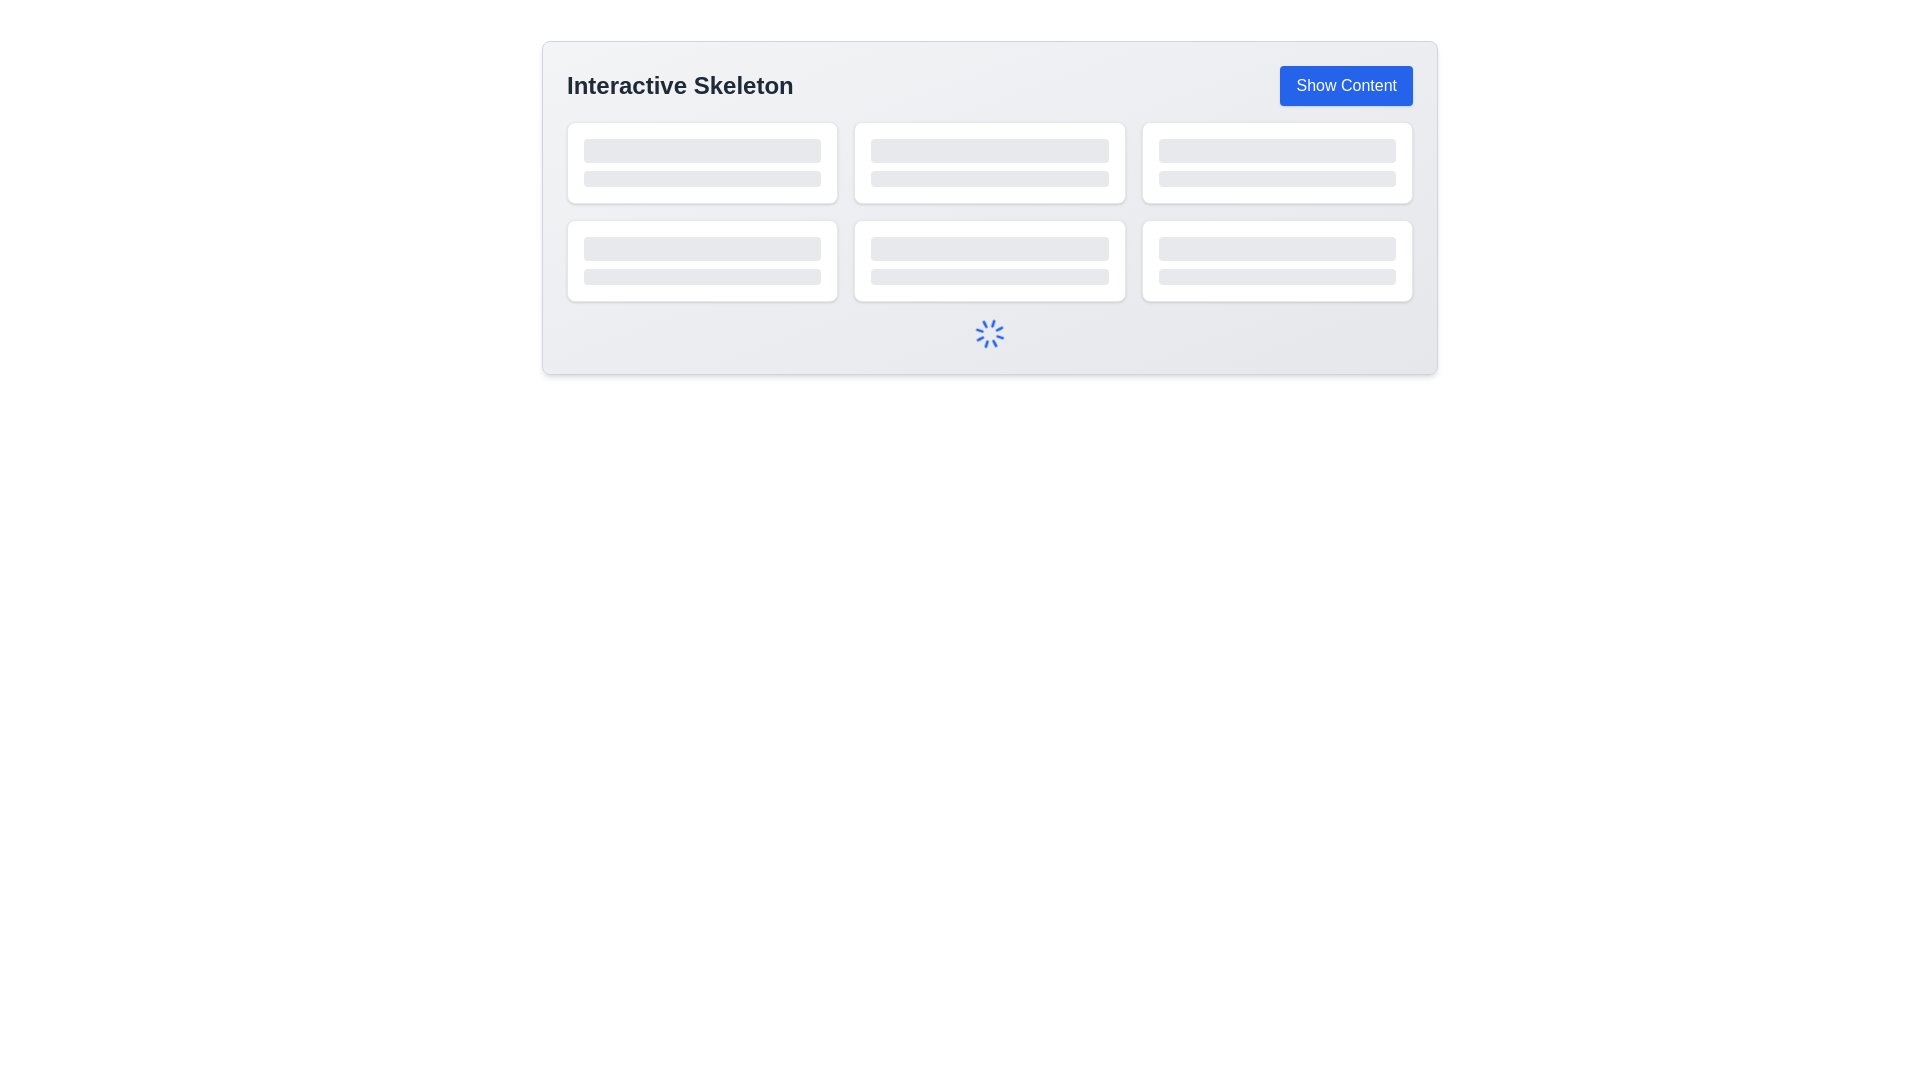 The image size is (1920, 1080). What do you see at coordinates (989, 149) in the screenshot?
I see `the gray rectangular block with rounded corners, which serves as a visual placeholder or skeletal loading component, positioned centrally among similar placeholders` at bounding box center [989, 149].